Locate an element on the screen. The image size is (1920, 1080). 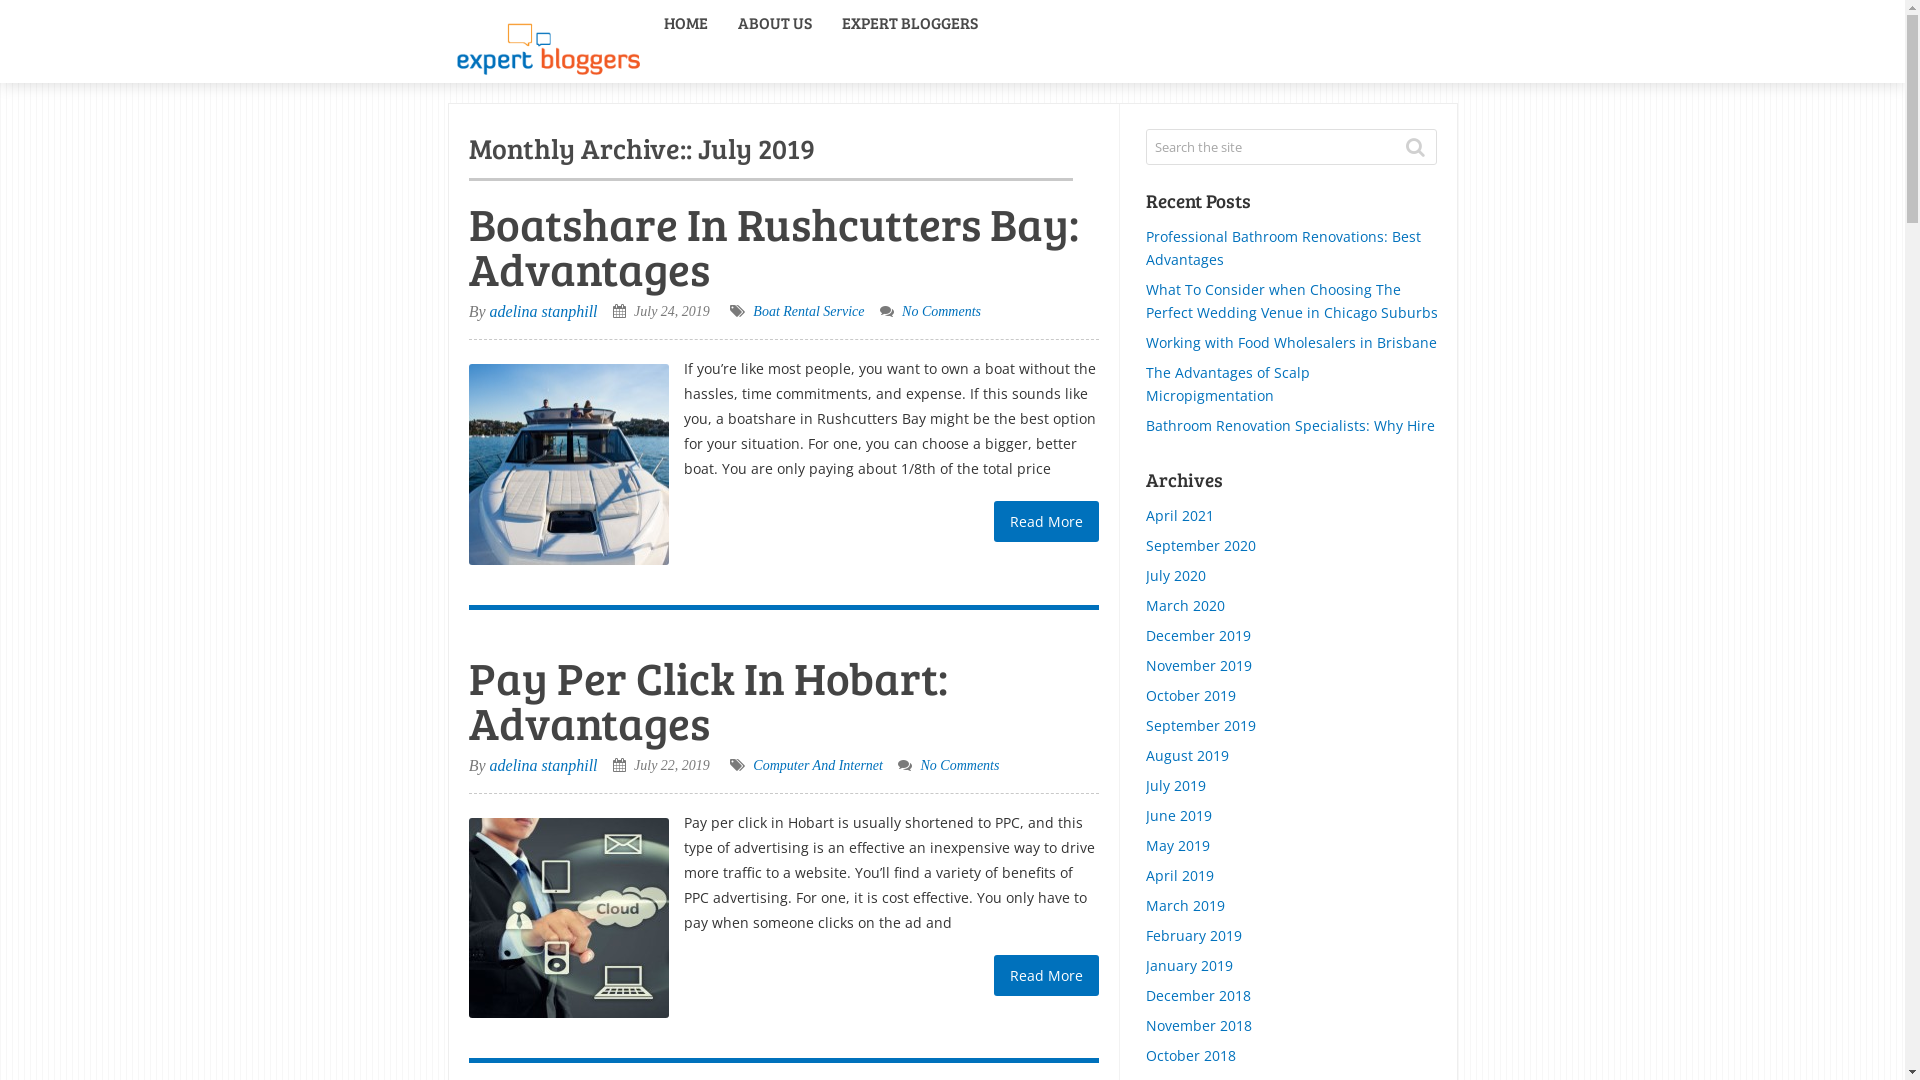
'July 2019' is located at coordinates (1176, 784).